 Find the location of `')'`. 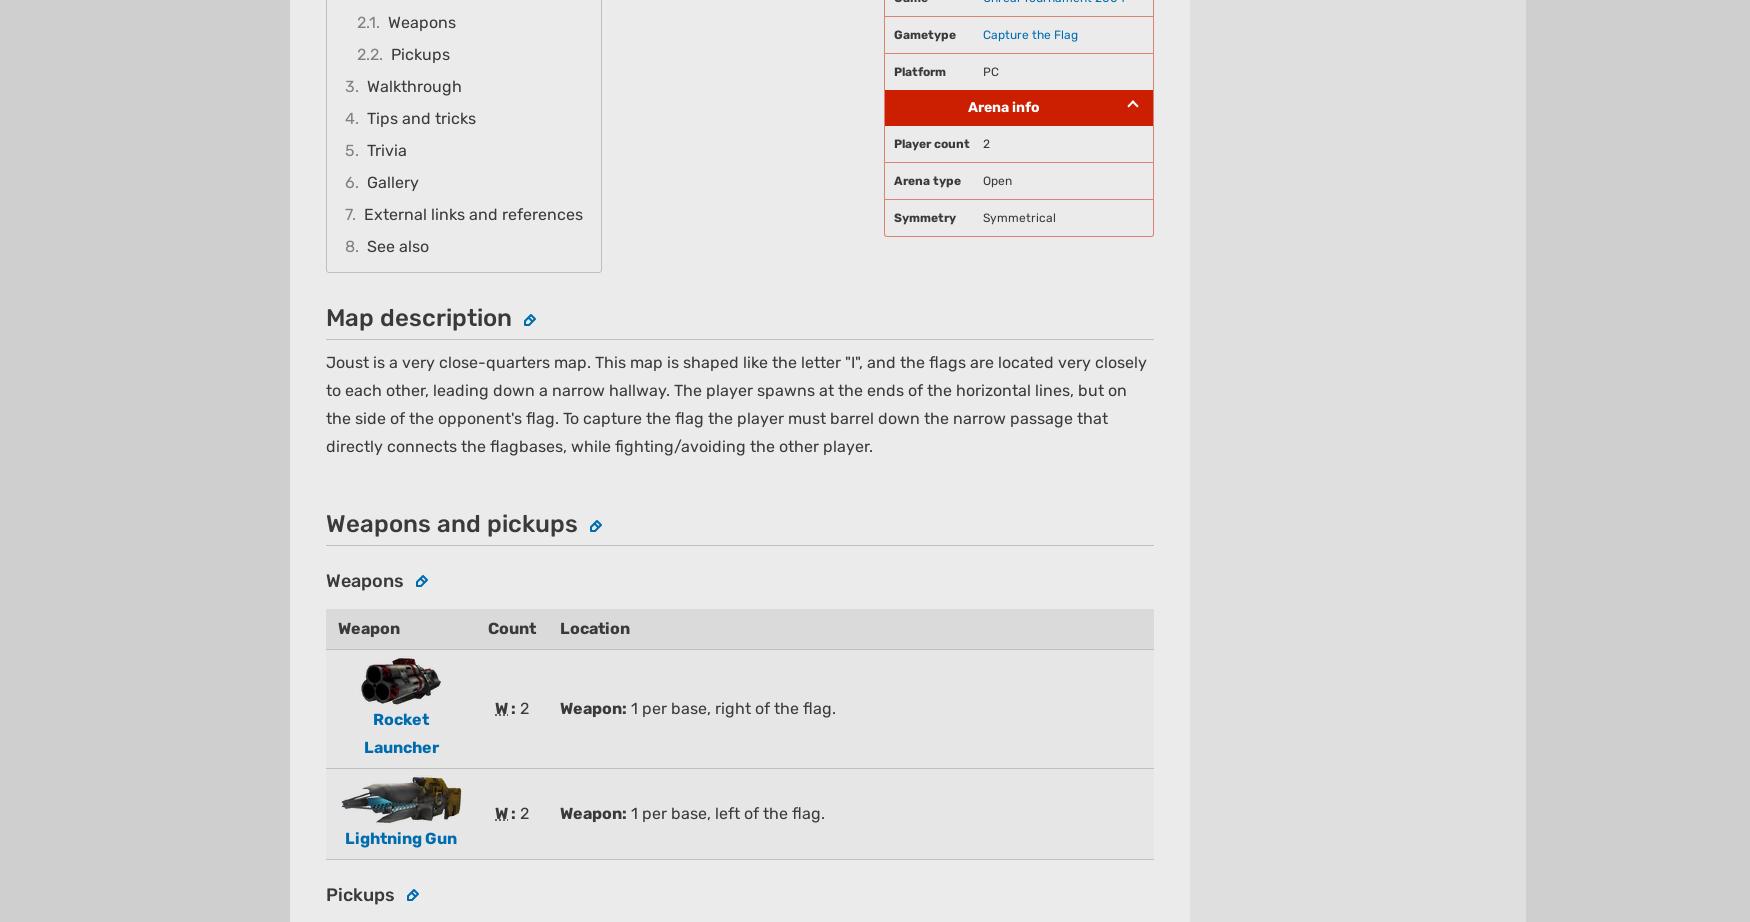

')' is located at coordinates (608, 173).